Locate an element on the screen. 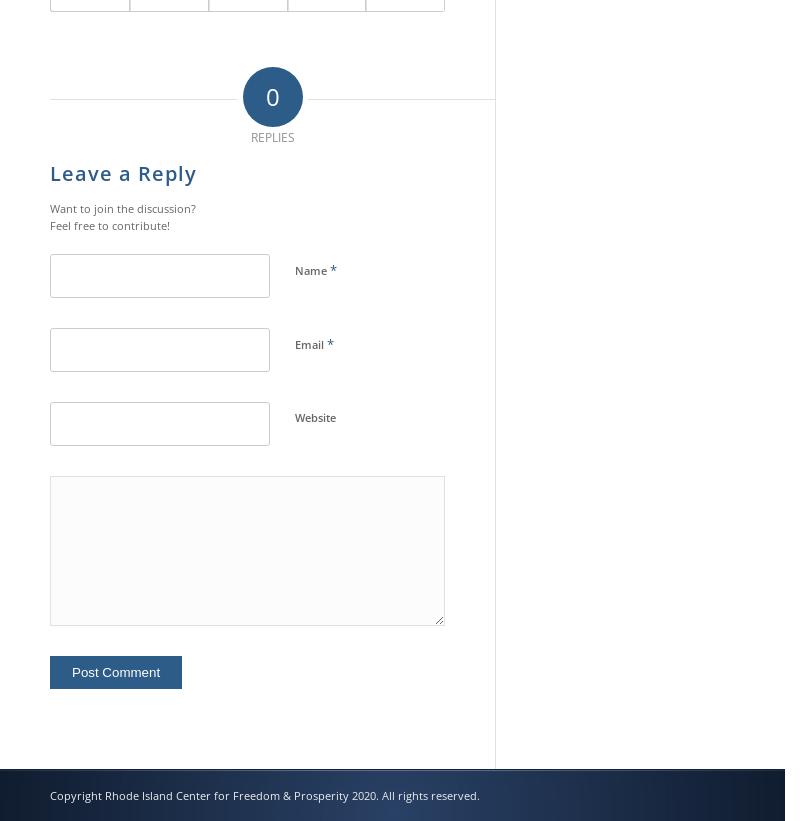  '0' is located at coordinates (272, 94).